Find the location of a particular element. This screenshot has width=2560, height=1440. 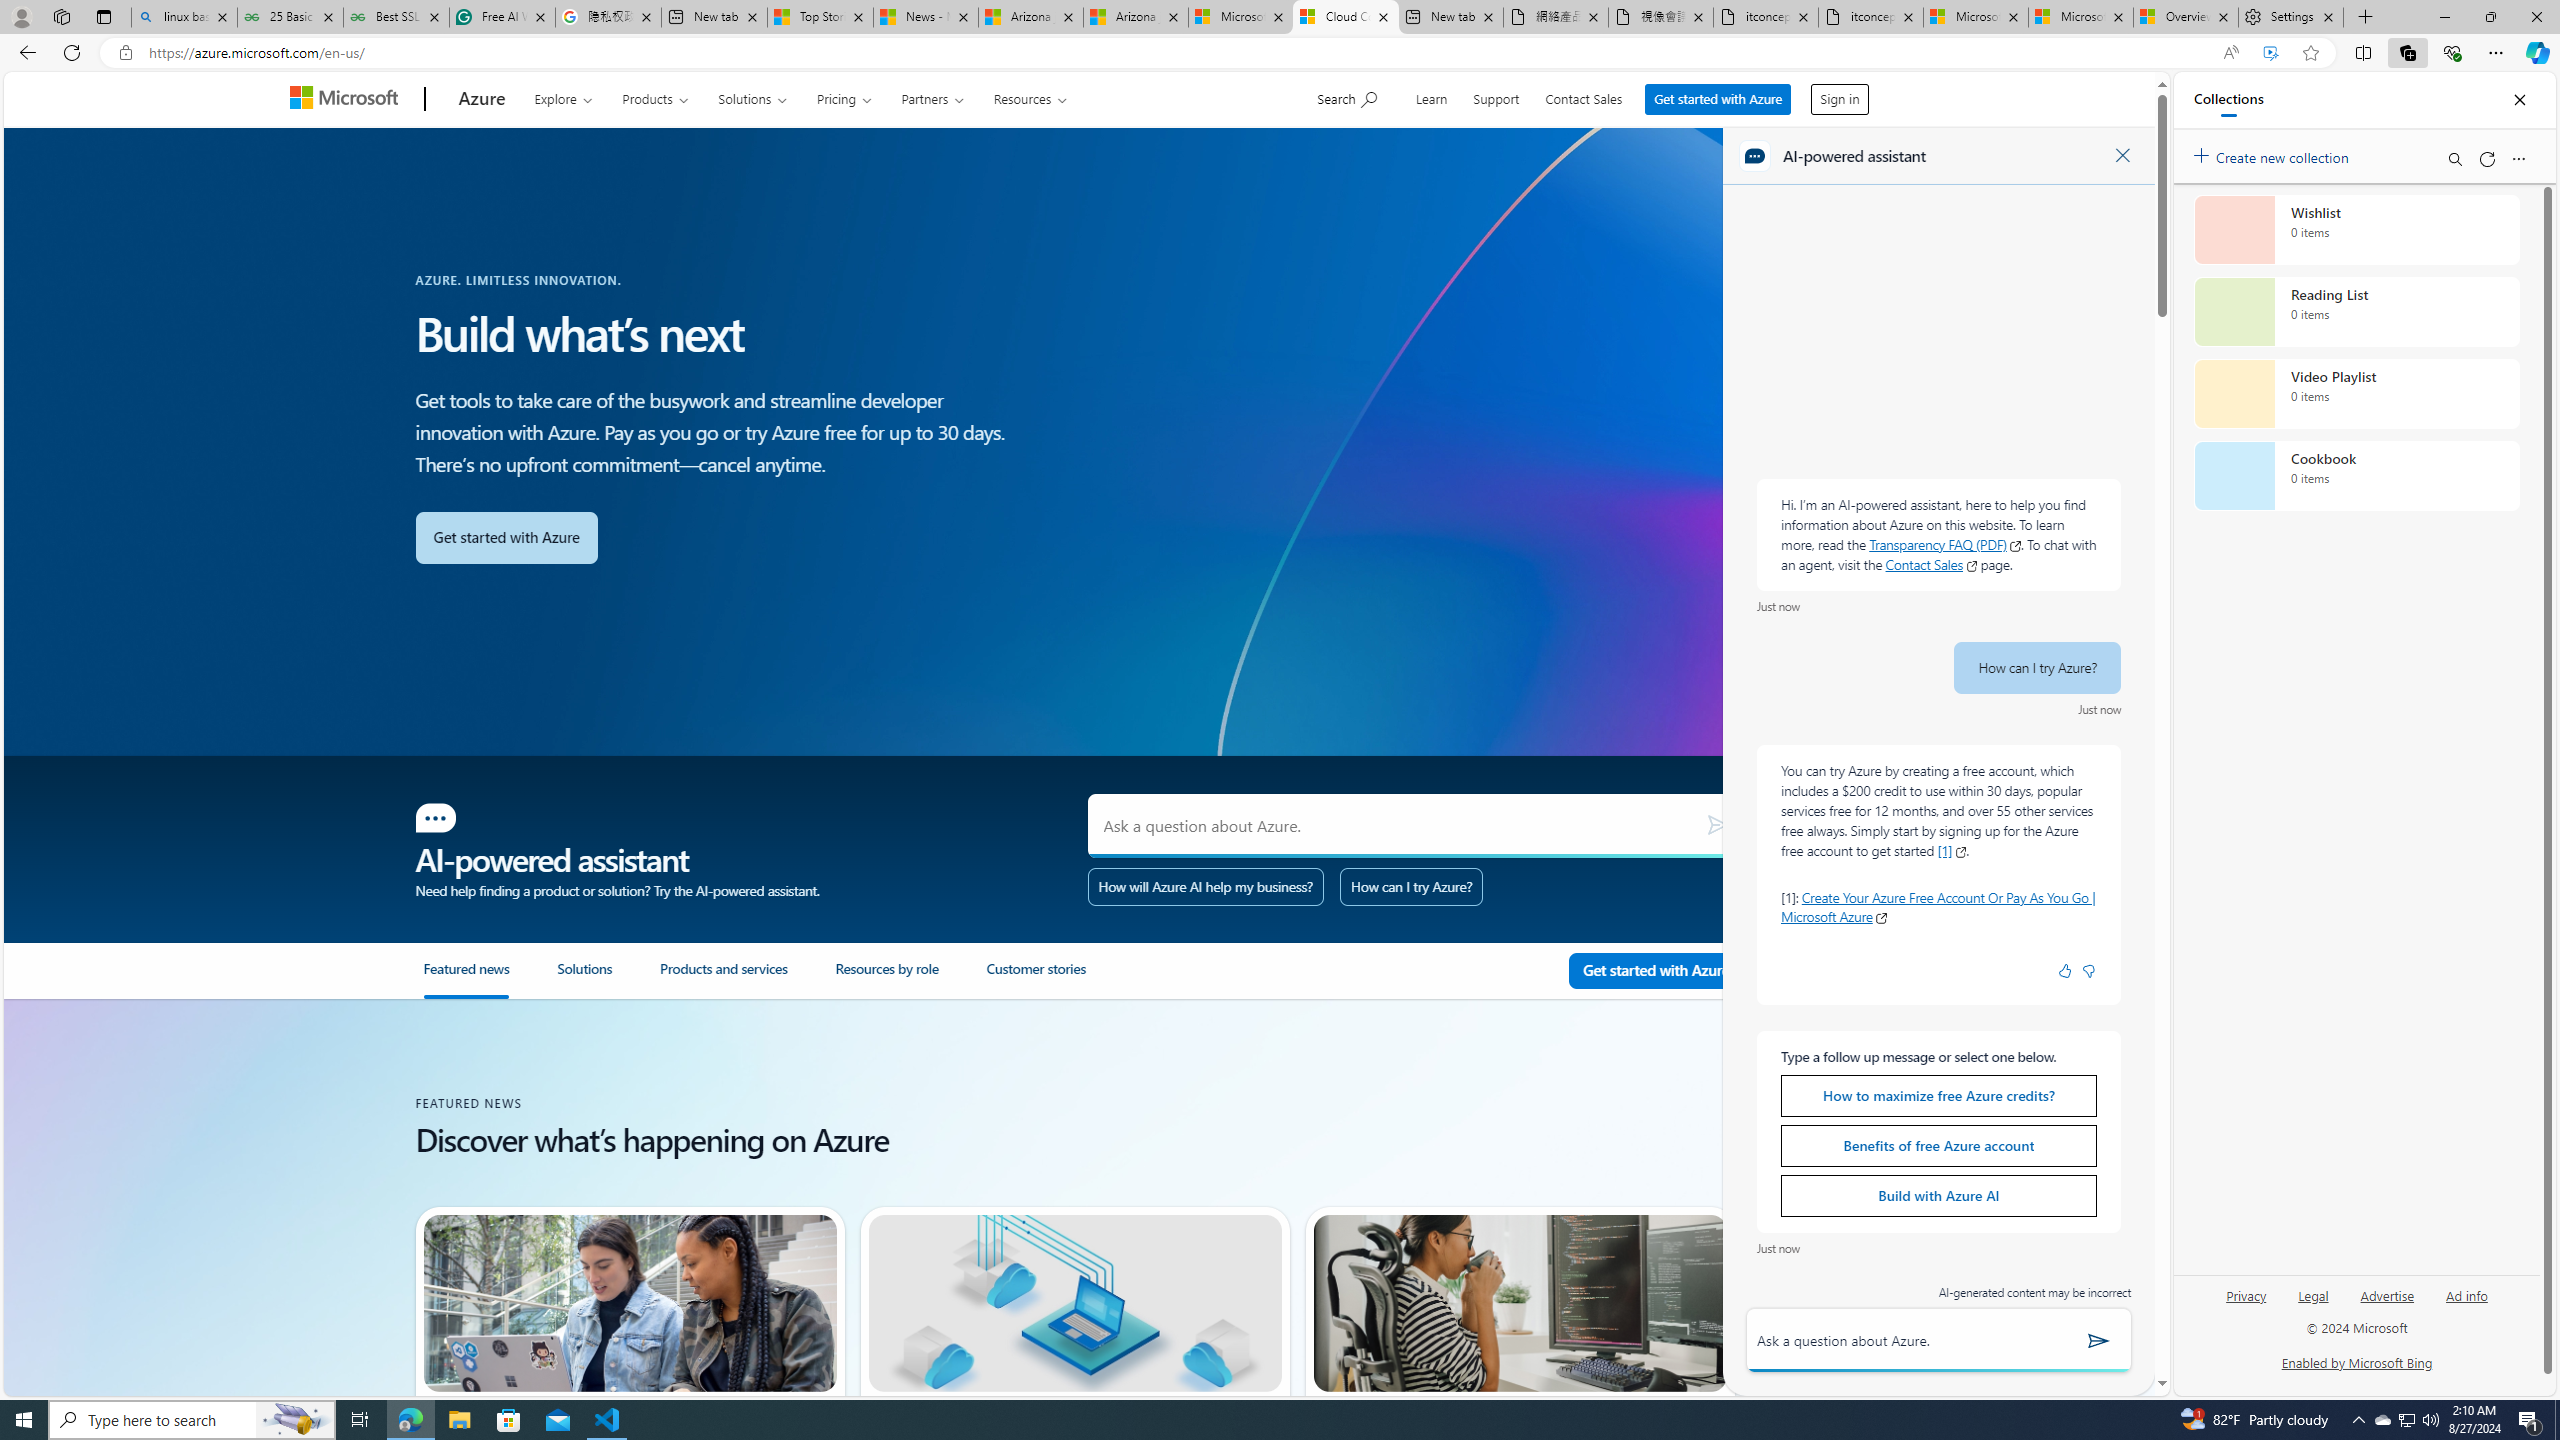

'Reading List collection, 0 items' is located at coordinates (2356, 310).